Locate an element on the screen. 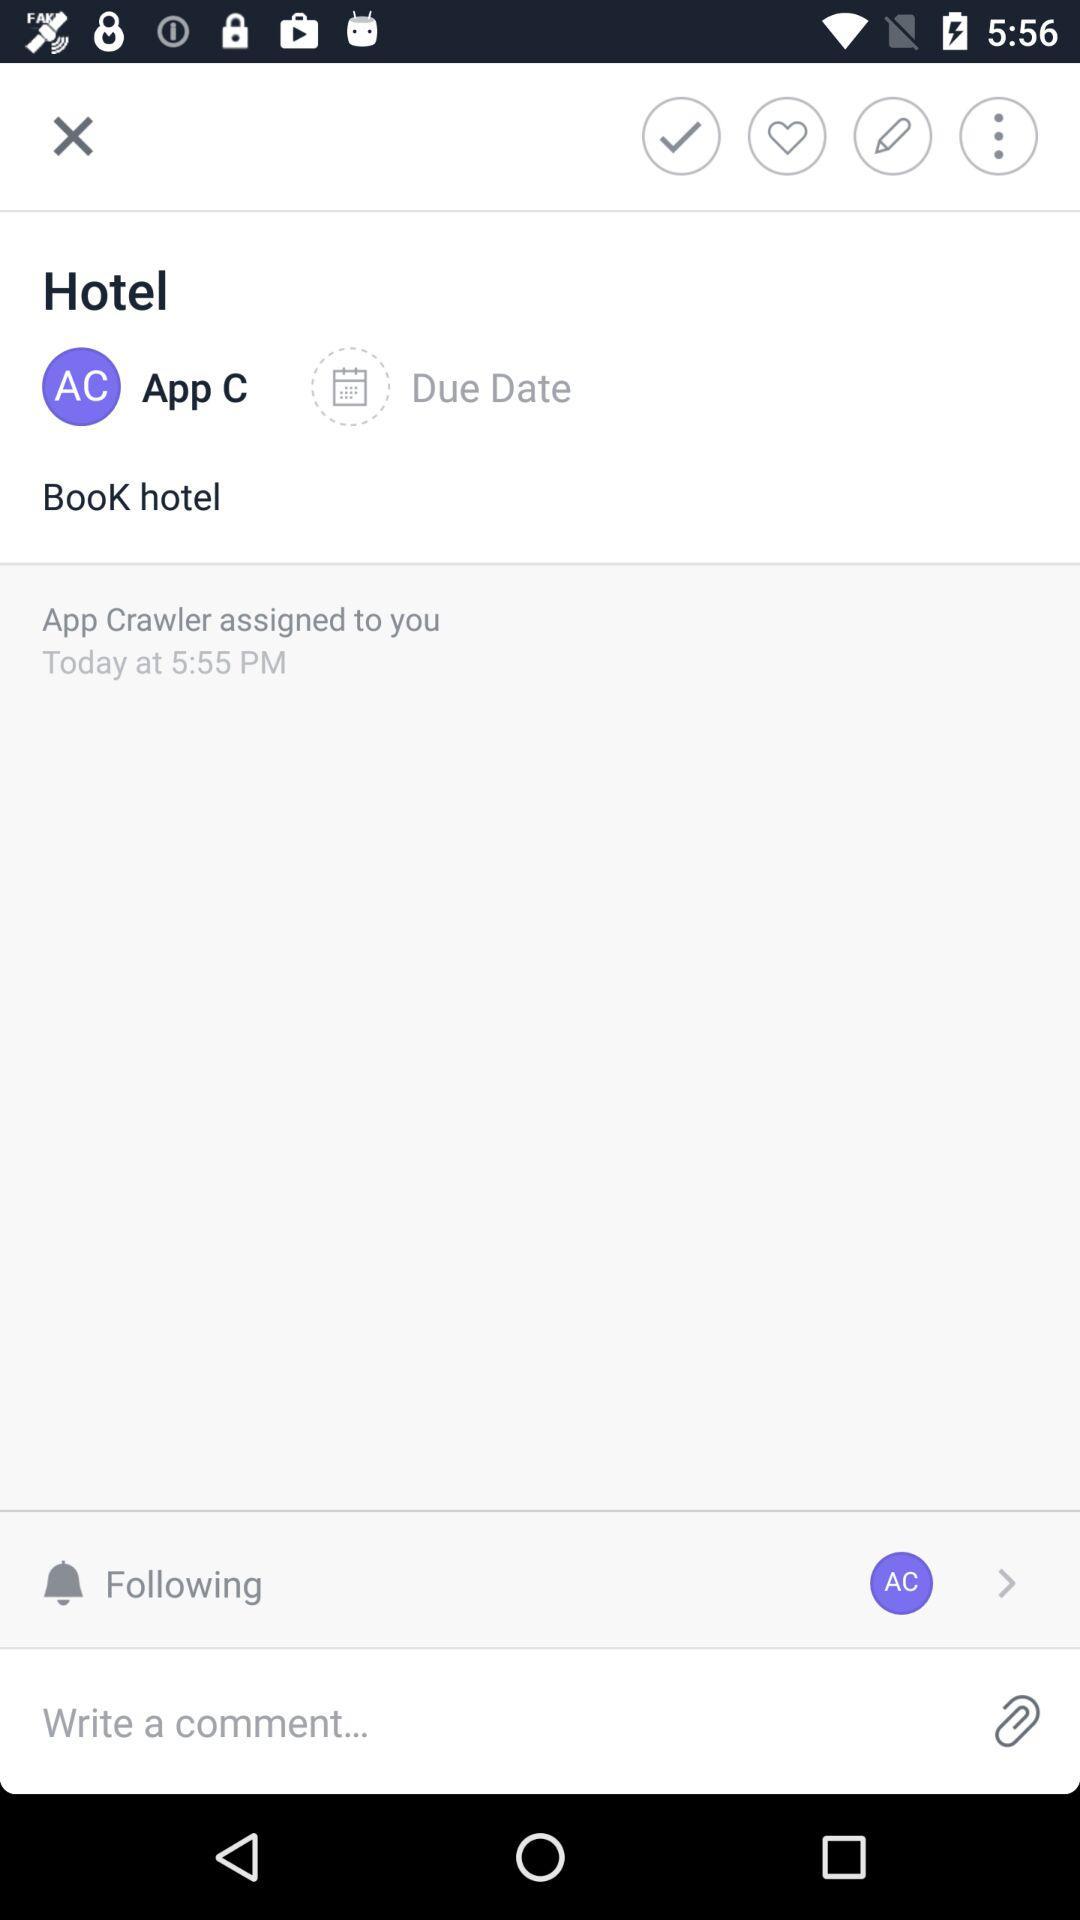 This screenshot has width=1080, height=1920. icon below following item is located at coordinates (477, 1720).